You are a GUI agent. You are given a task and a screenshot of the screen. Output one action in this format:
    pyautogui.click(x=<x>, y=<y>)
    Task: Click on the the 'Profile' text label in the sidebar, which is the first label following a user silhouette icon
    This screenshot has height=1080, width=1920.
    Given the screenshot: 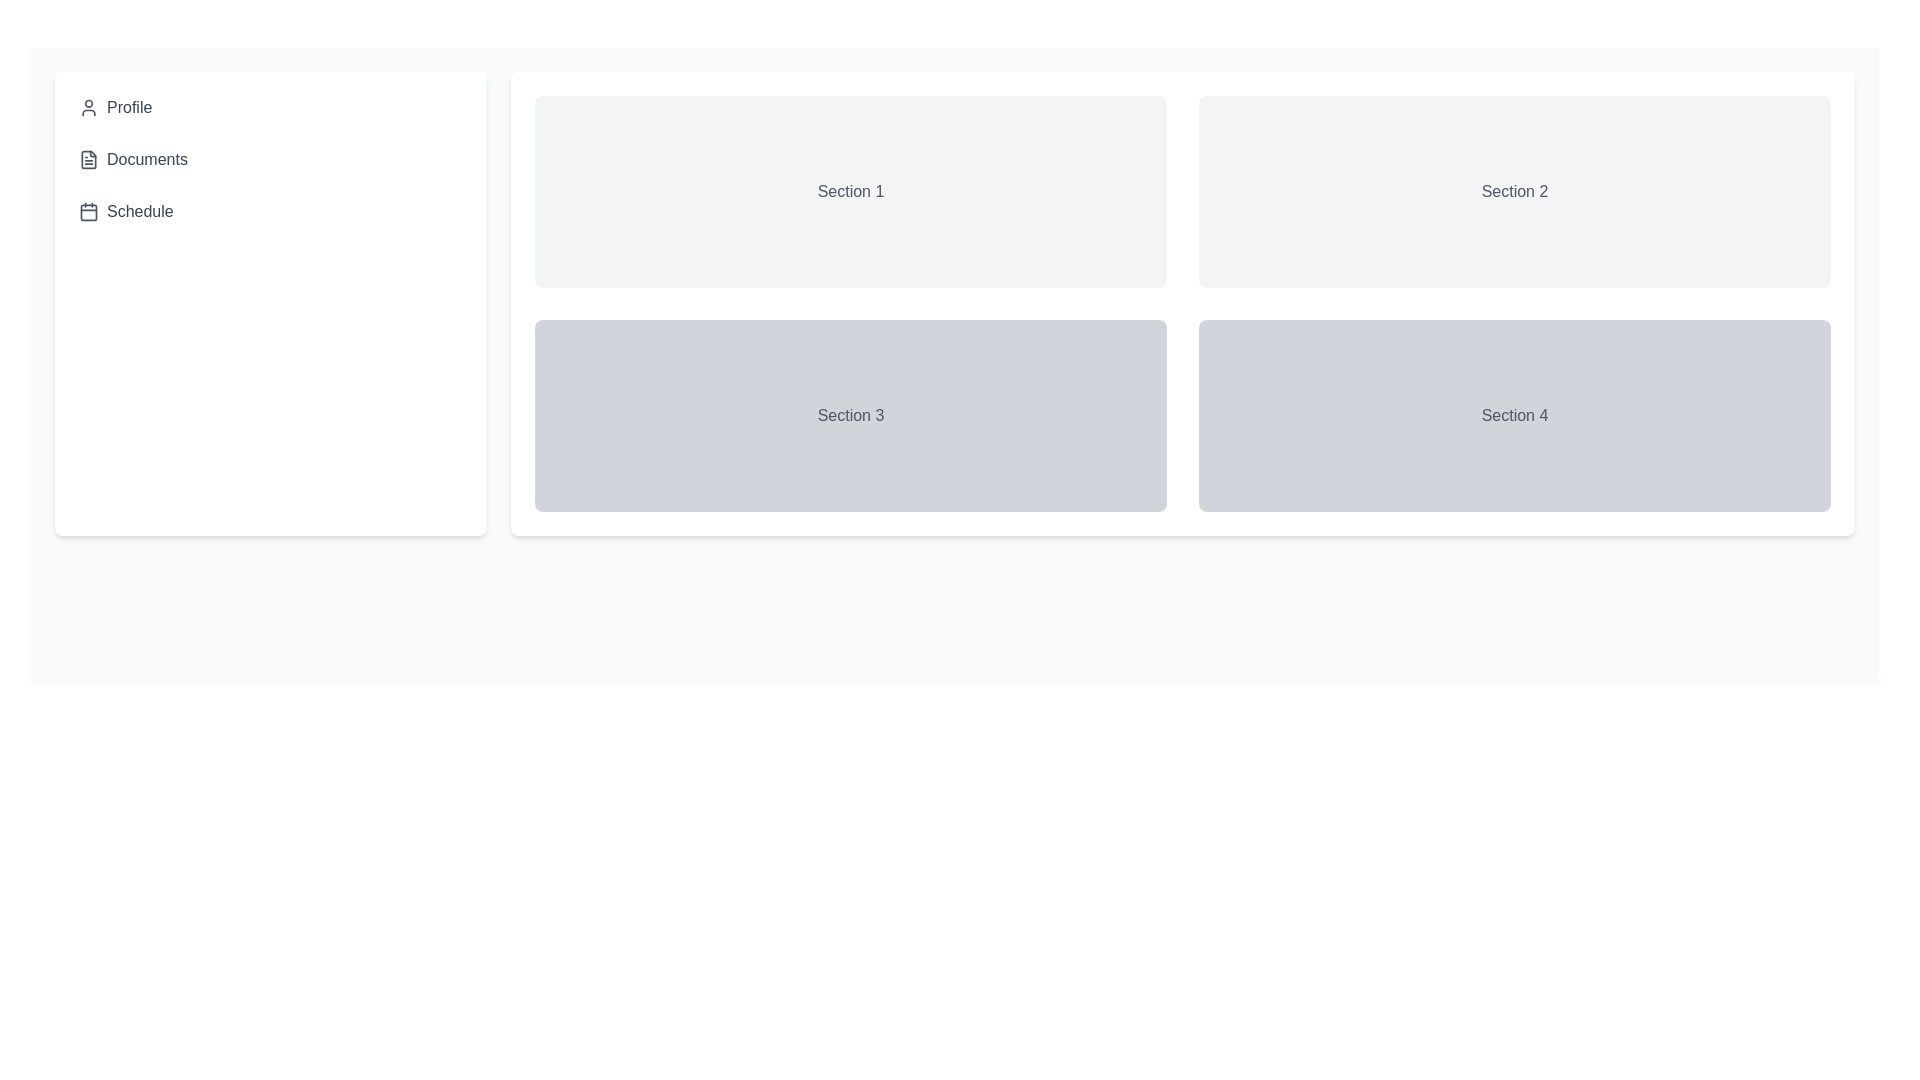 What is the action you would take?
    pyautogui.click(x=128, y=108)
    